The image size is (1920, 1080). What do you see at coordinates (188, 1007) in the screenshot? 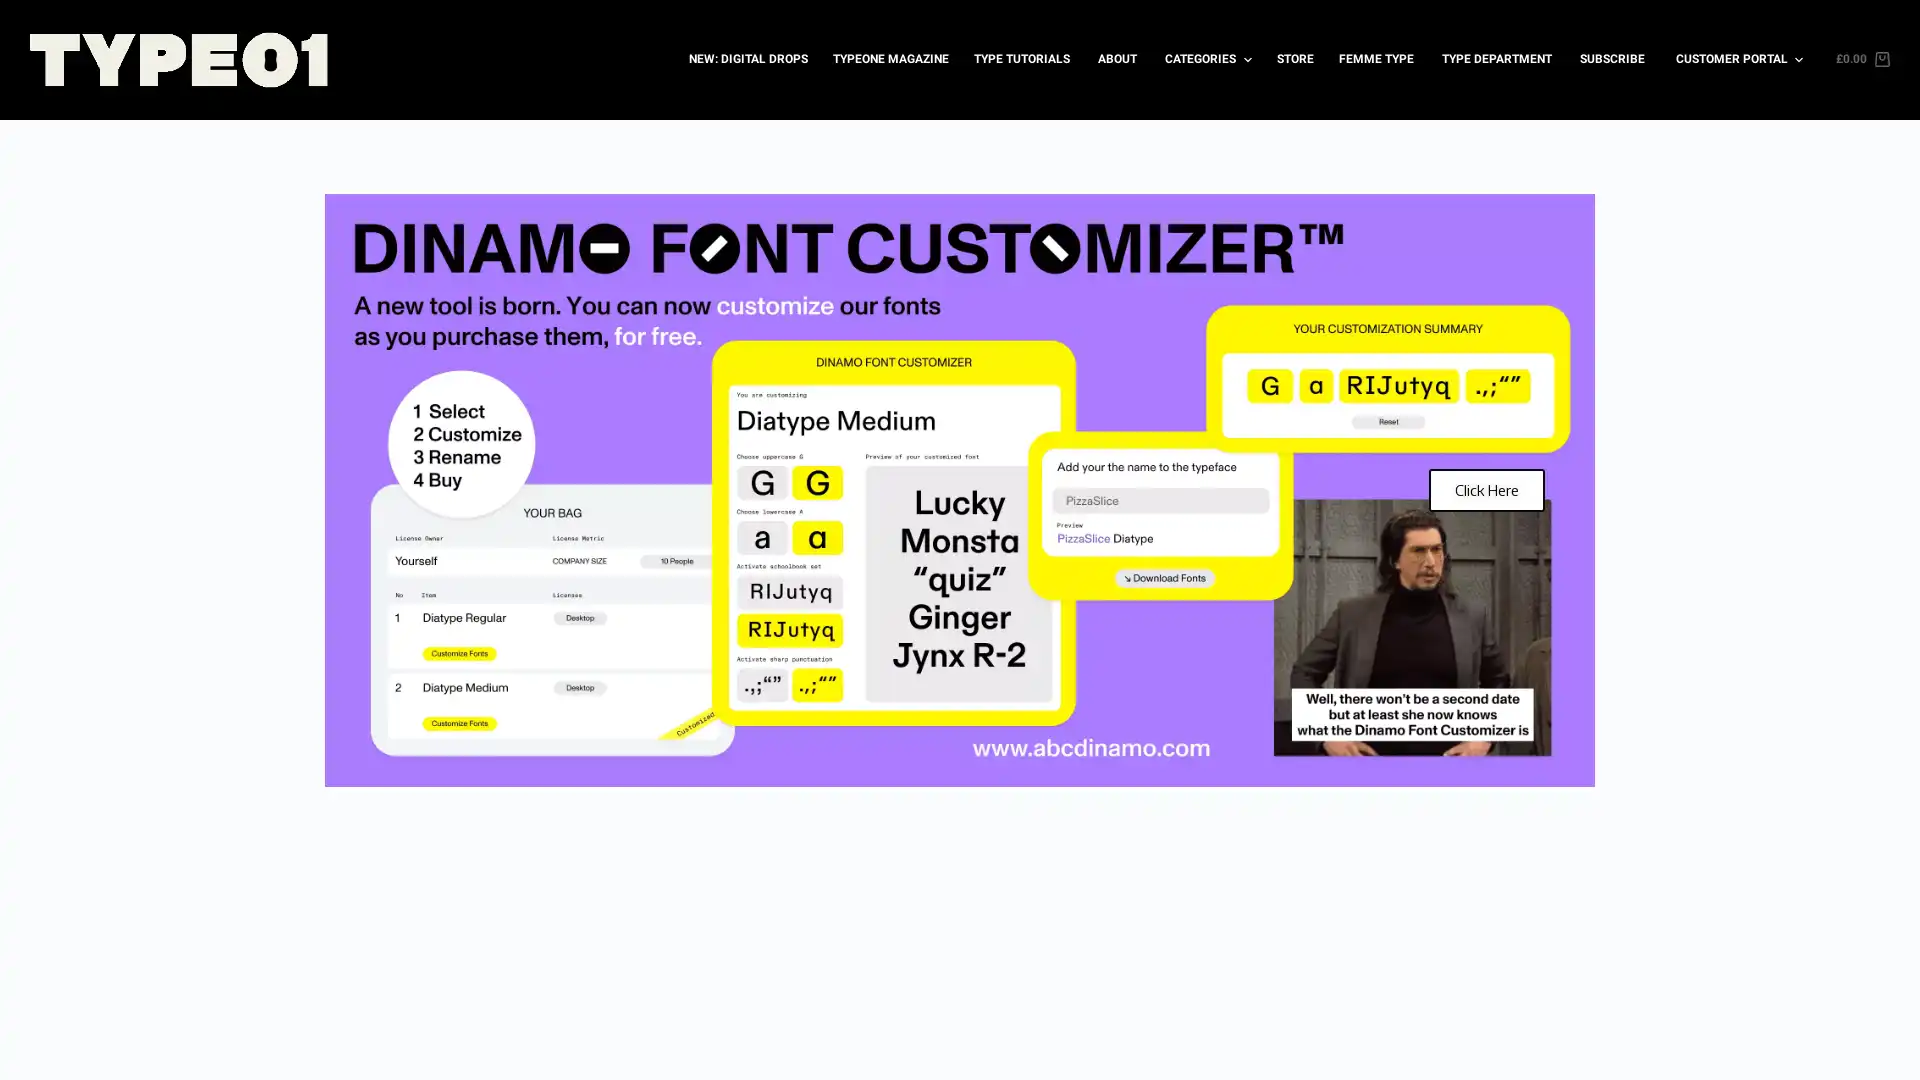
I see `Decline` at bounding box center [188, 1007].